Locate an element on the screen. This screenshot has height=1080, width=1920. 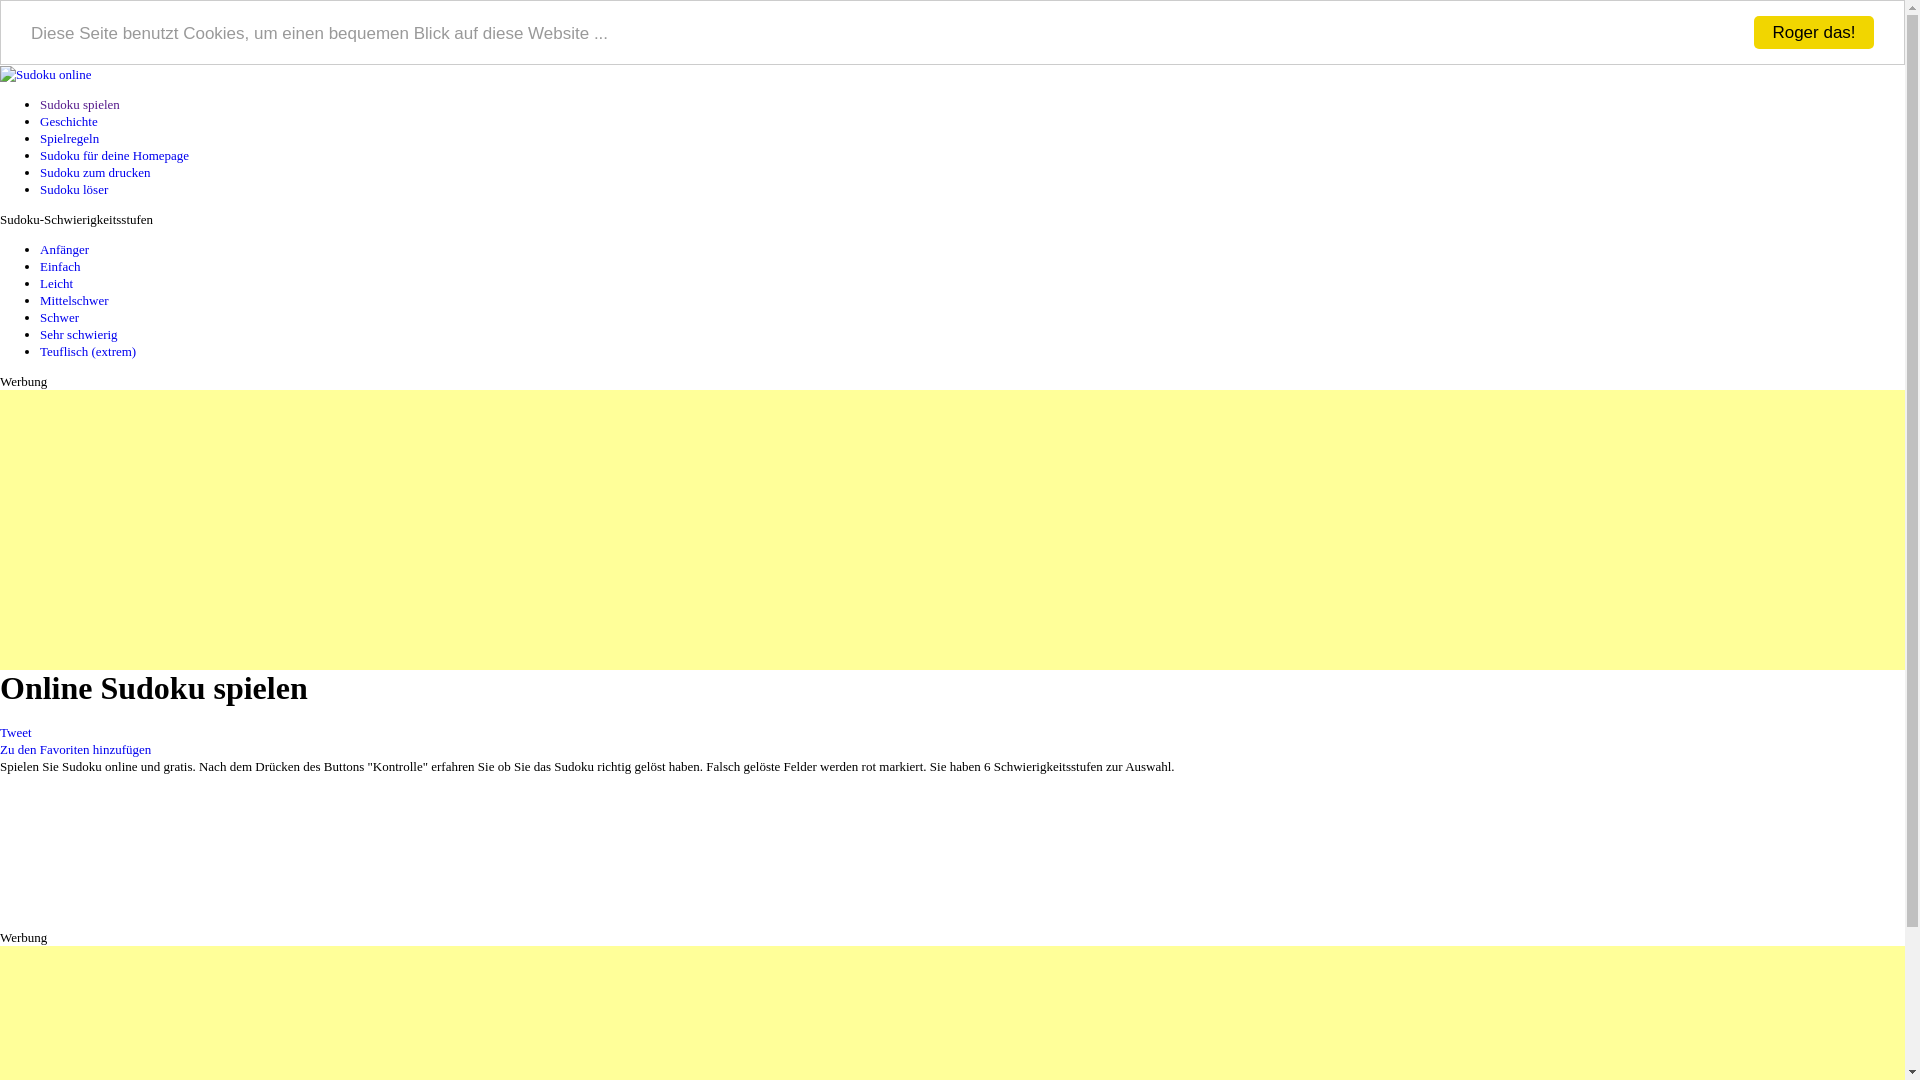
'Einfach' is located at coordinates (39, 265).